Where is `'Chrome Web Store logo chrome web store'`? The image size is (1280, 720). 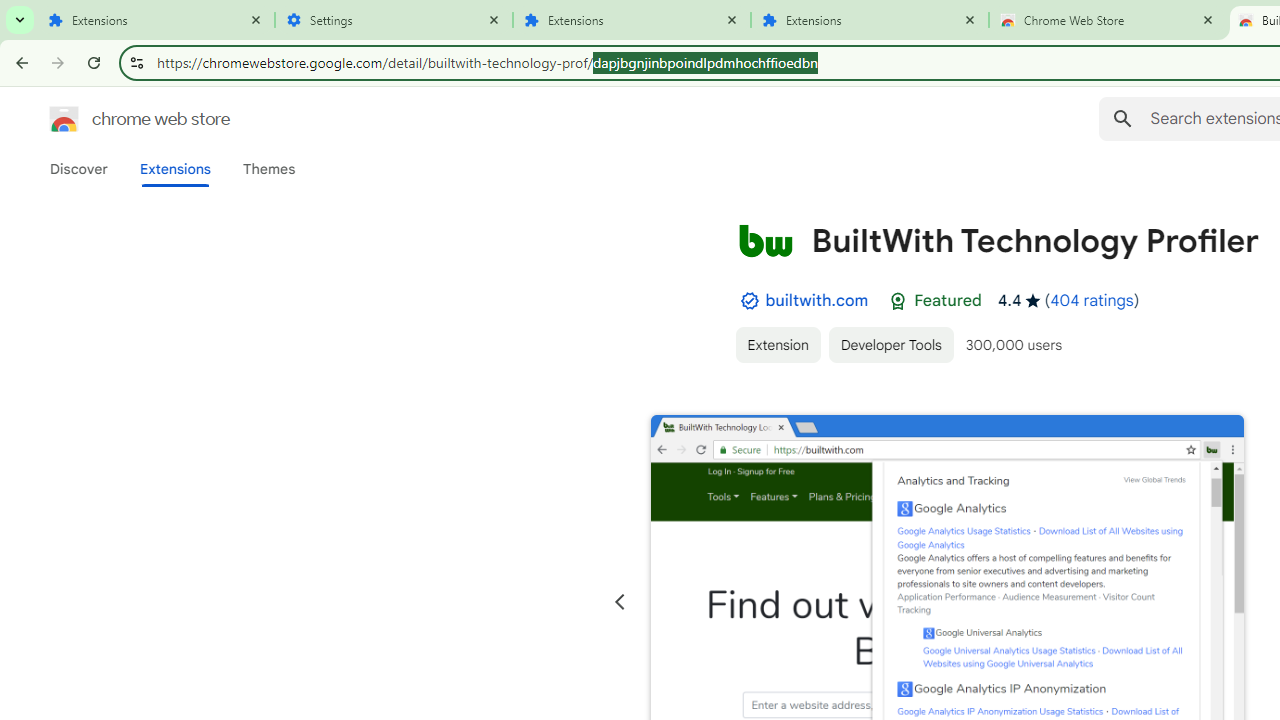 'Chrome Web Store logo chrome web store' is located at coordinates (118, 119).